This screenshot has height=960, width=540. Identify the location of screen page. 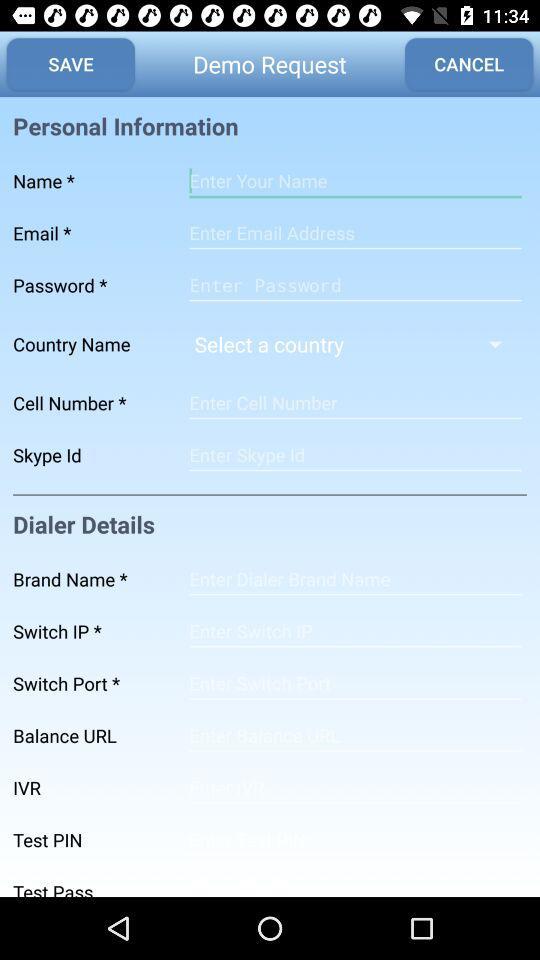
(354, 734).